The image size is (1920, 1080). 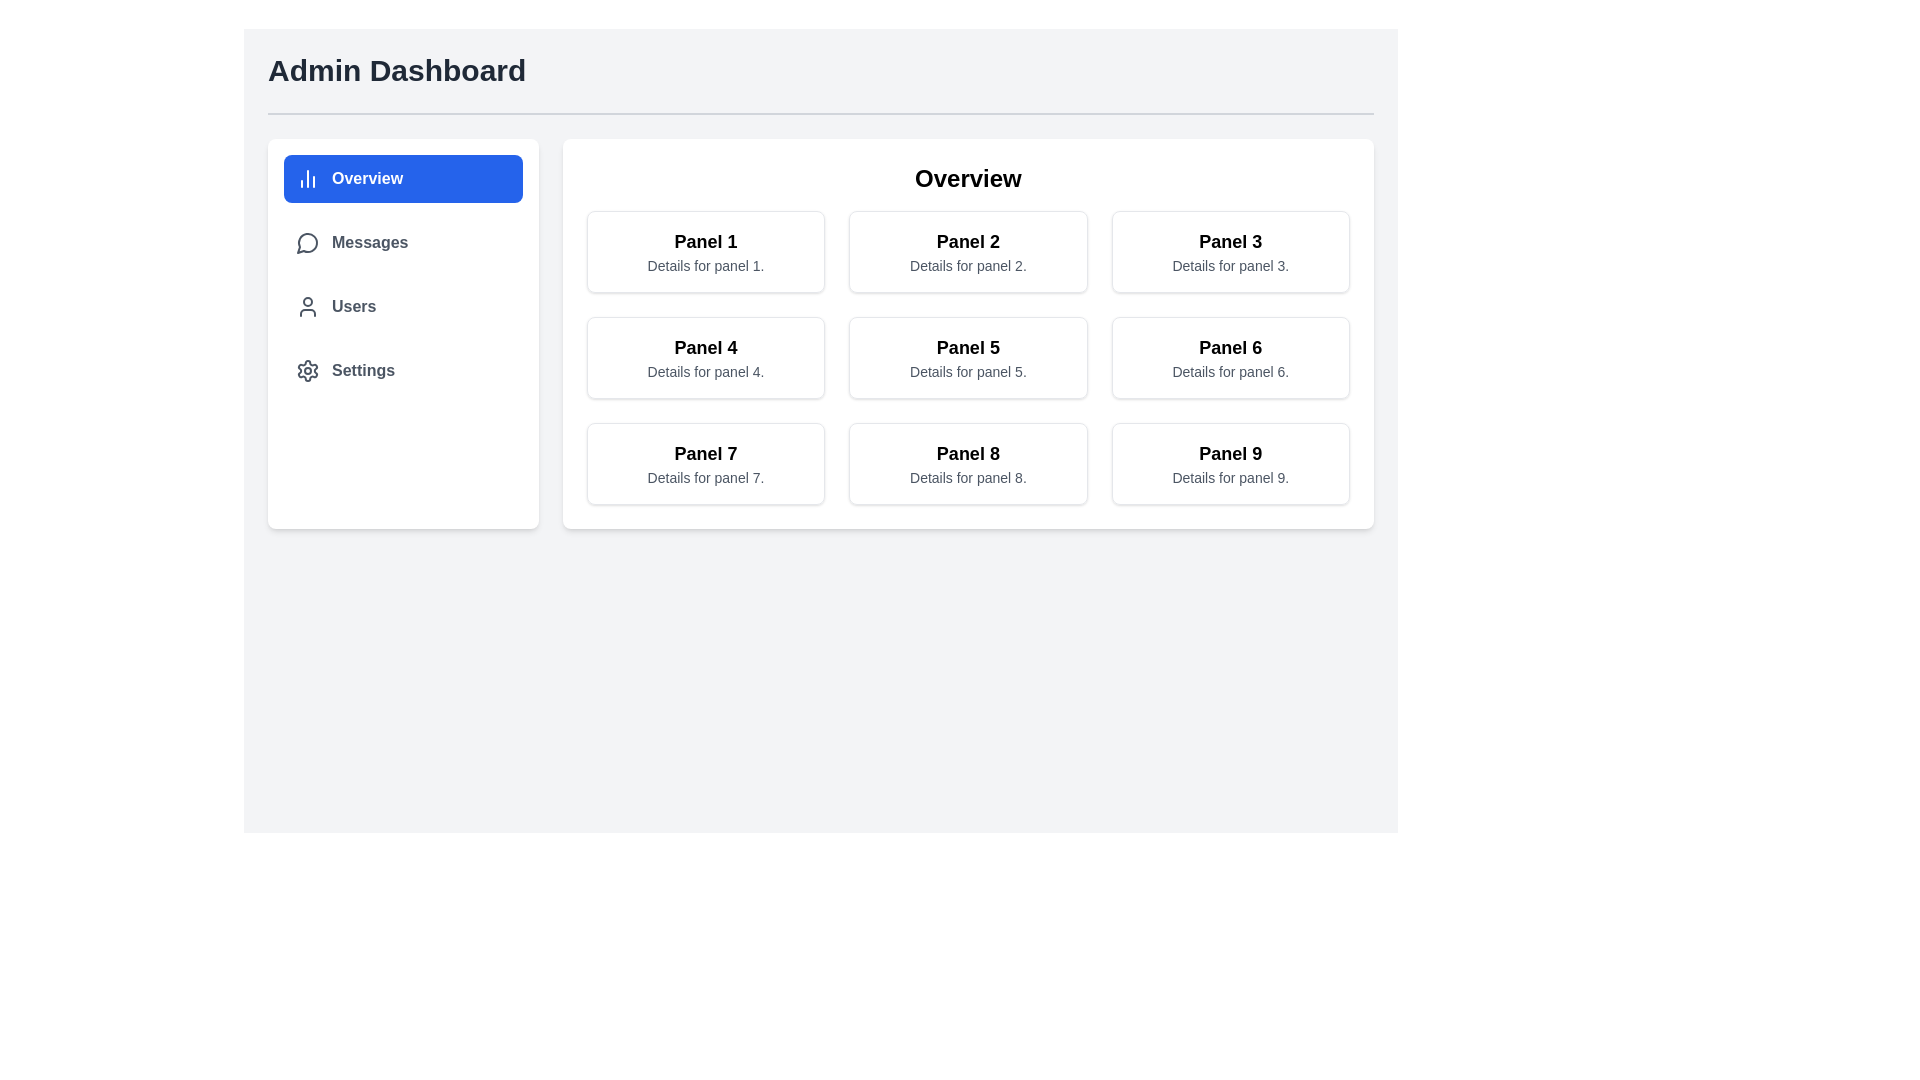 I want to click on the display panel for 'Panel 8' located in the third column of the third row, adjacent to 'Panel 7' on the left and 'Panel 9' on the right, so click(x=968, y=463).